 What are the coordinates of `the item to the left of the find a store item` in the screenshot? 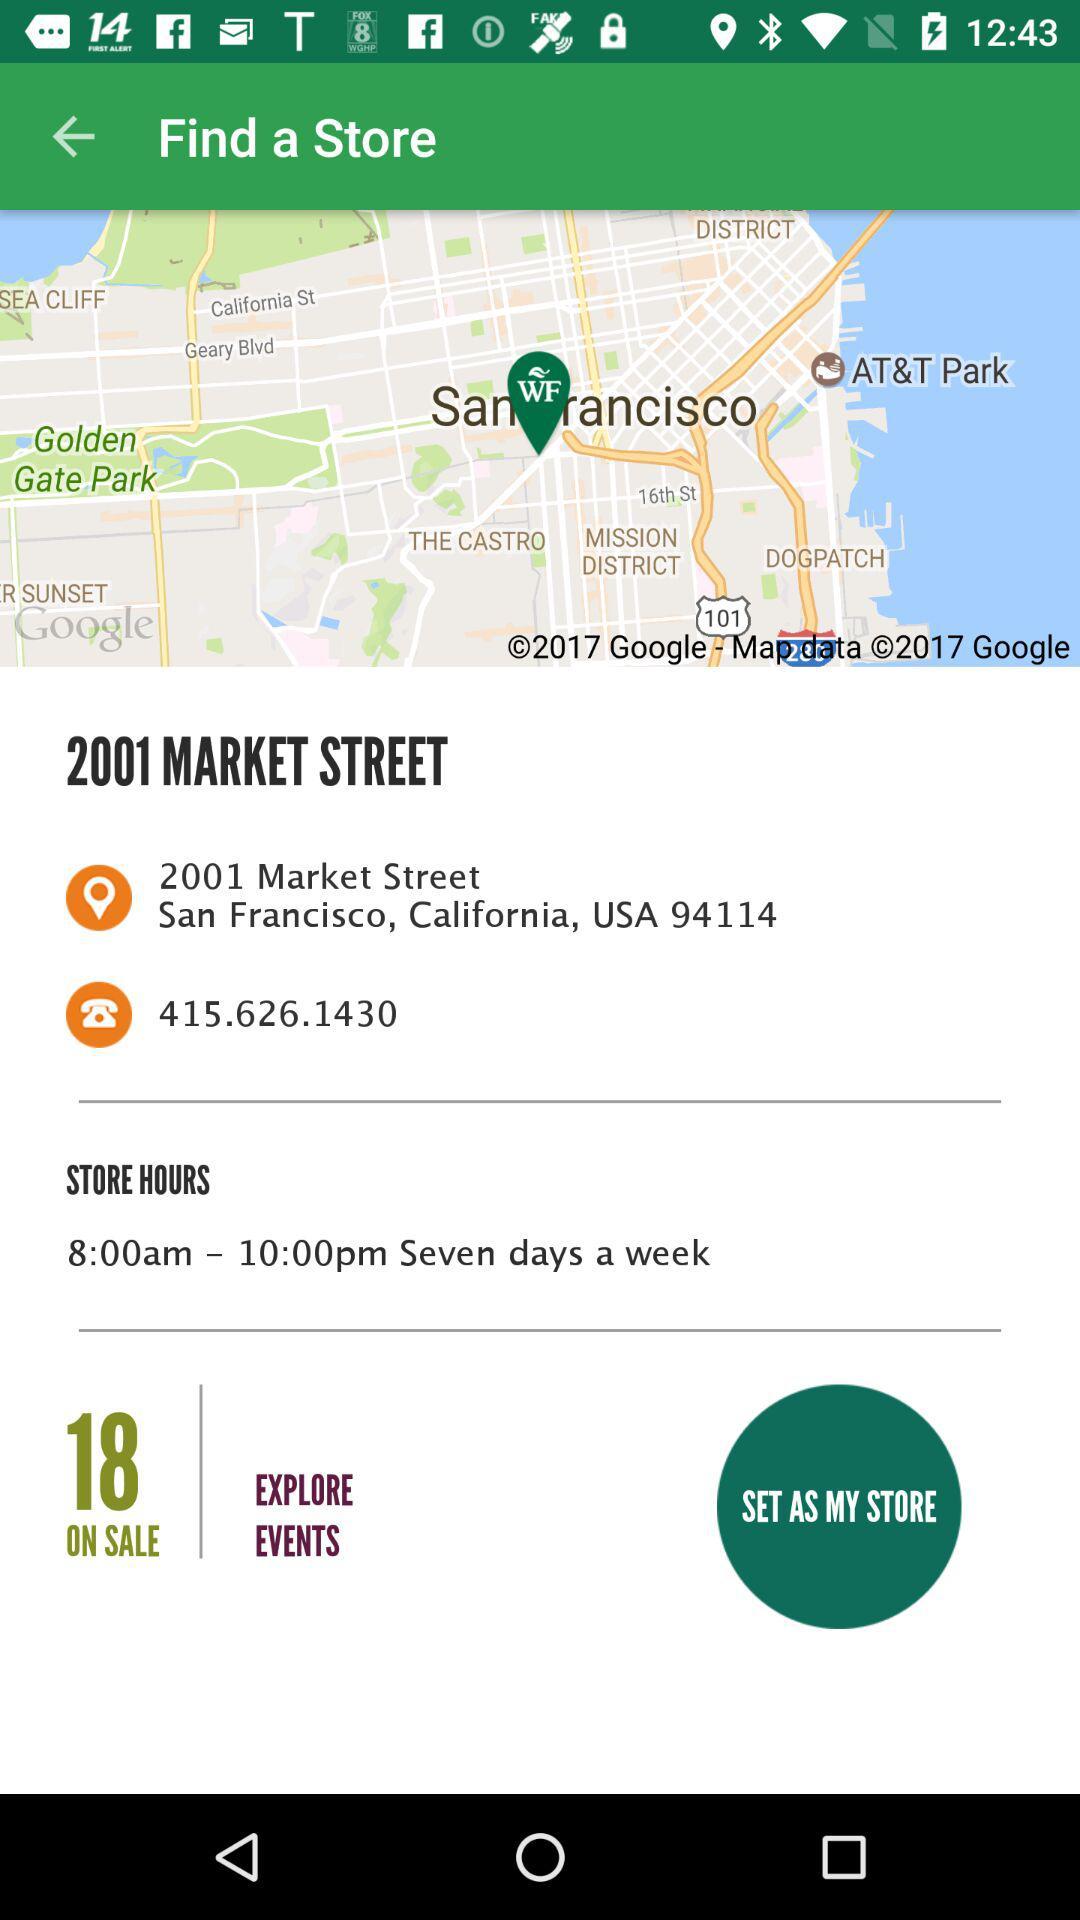 It's located at (72, 135).